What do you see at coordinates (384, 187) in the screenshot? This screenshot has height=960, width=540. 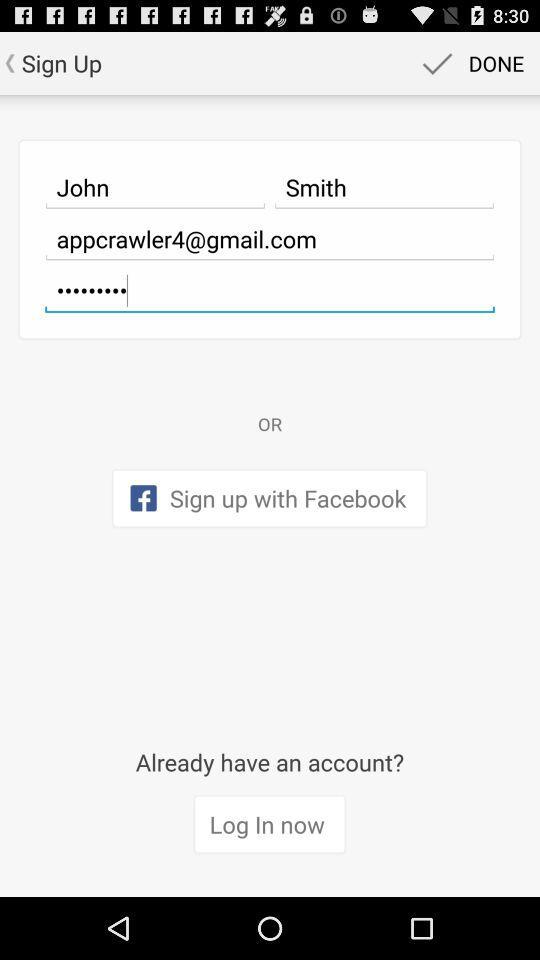 I see `the item above the appcrawler4@gmail.com` at bounding box center [384, 187].